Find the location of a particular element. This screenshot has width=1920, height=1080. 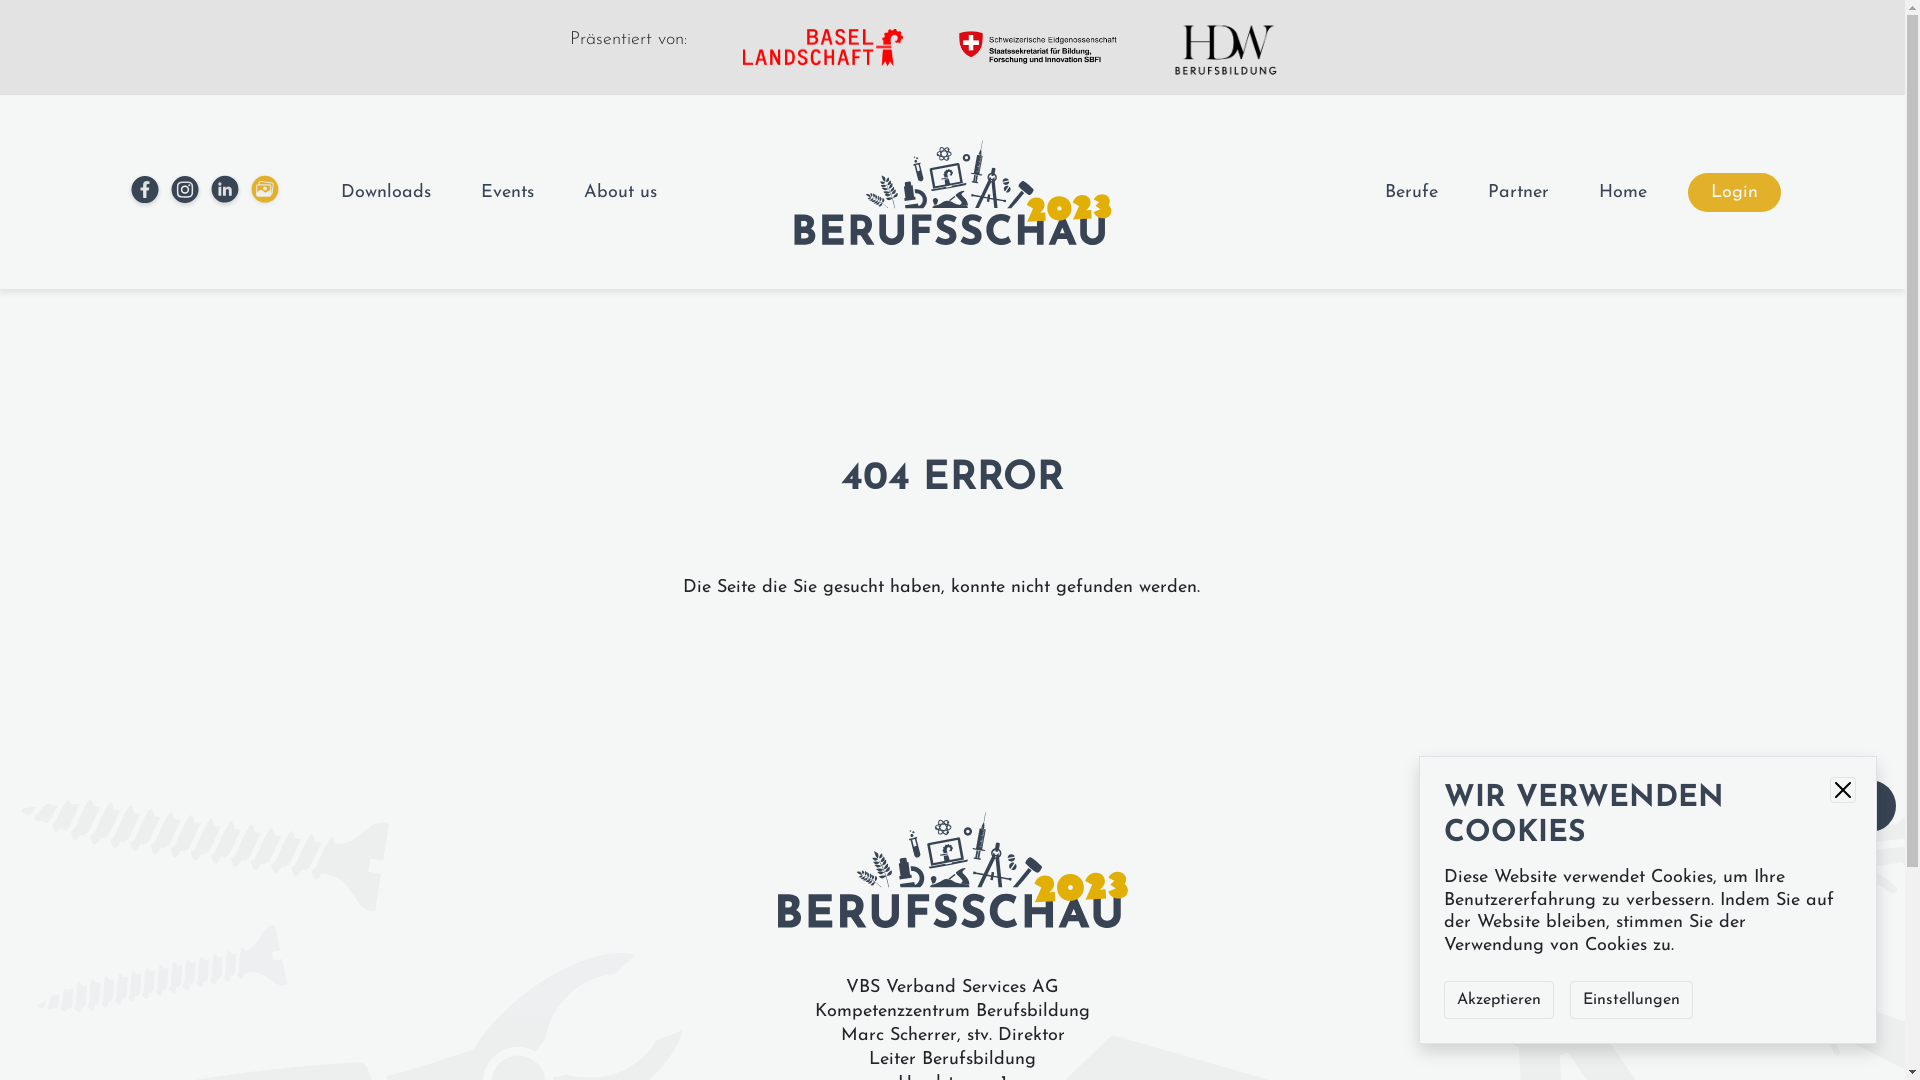

'Partner' is located at coordinates (1488, 191).